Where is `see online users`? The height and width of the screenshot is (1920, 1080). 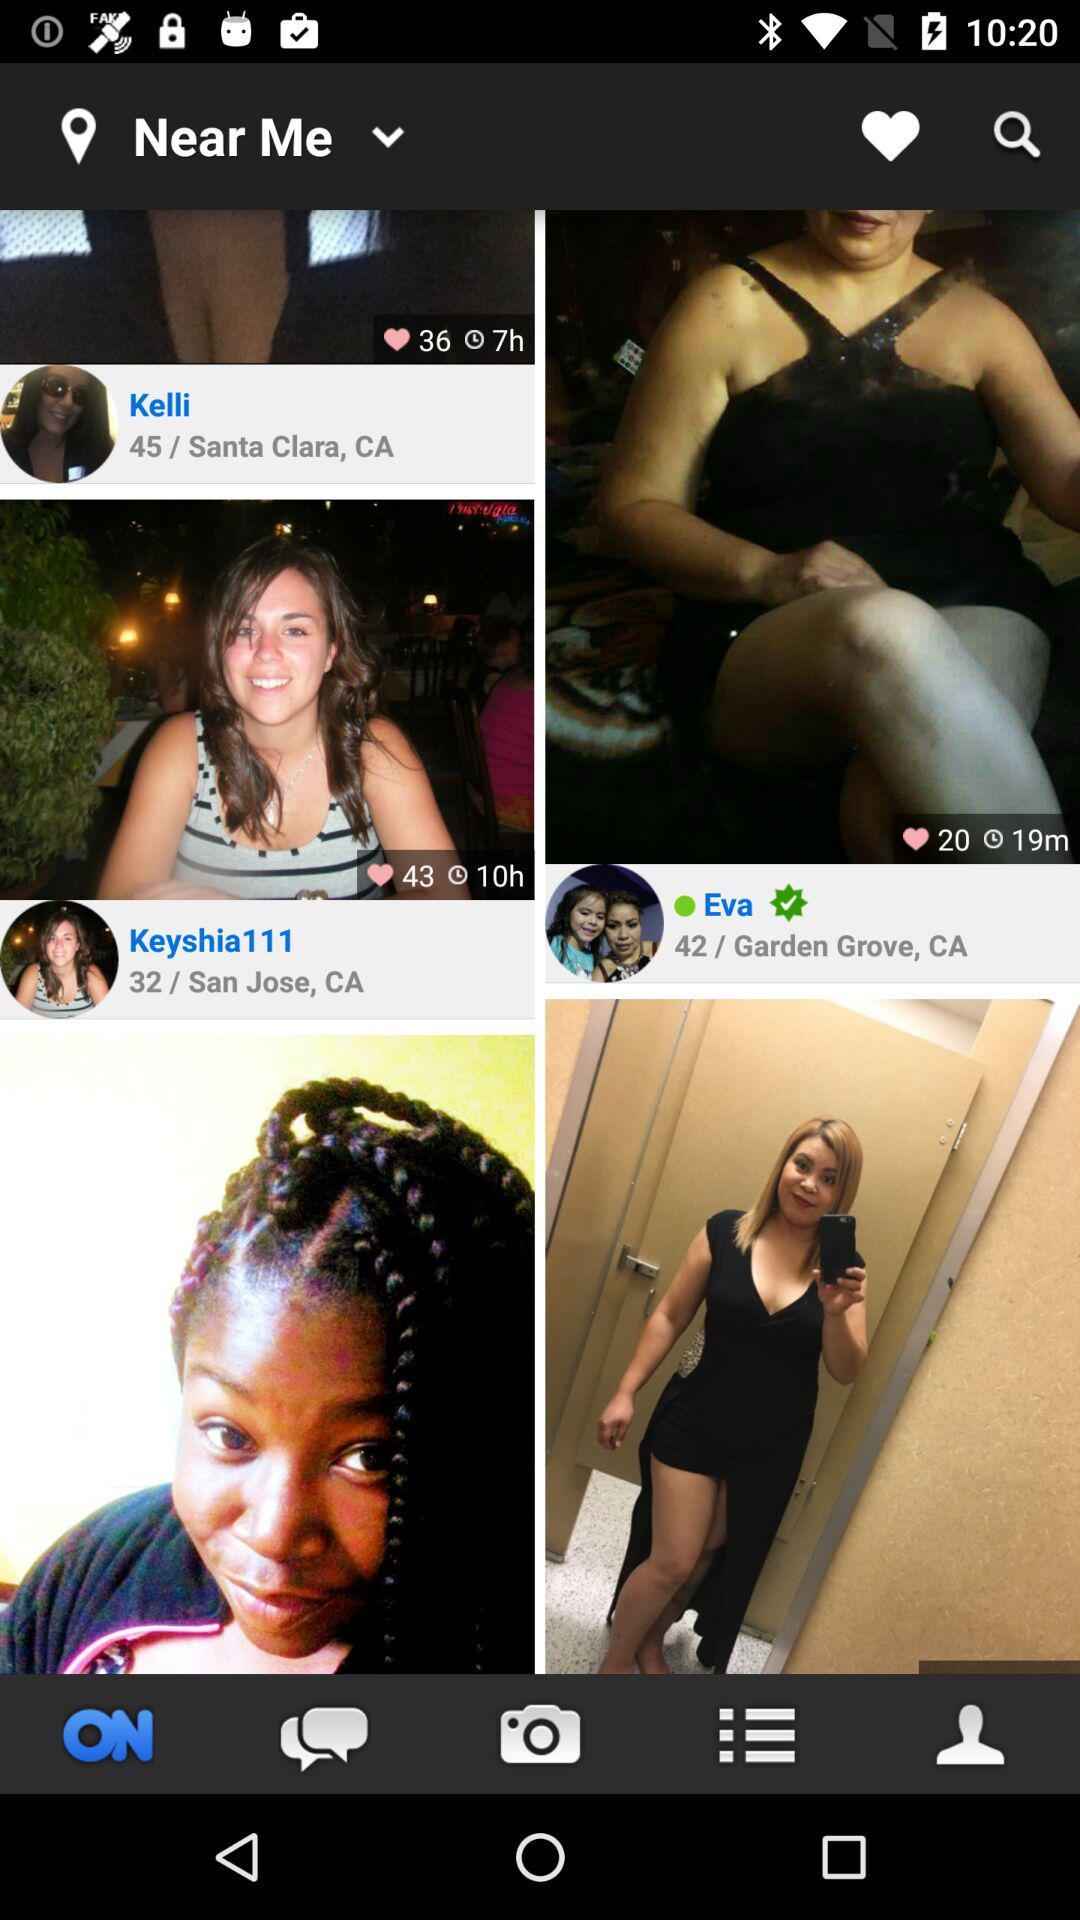 see online users is located at coordinates (108, 1733).